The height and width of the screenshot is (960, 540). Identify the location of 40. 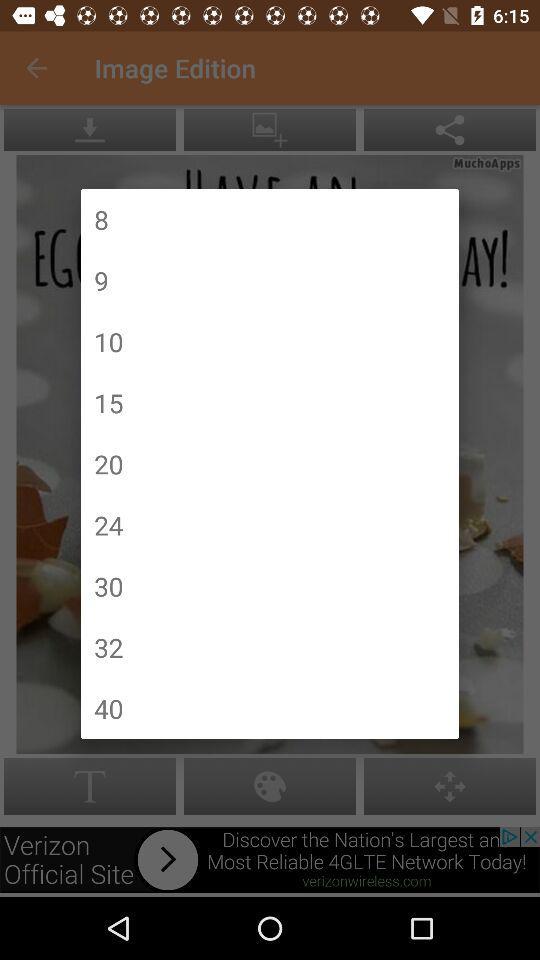
(108, 708).